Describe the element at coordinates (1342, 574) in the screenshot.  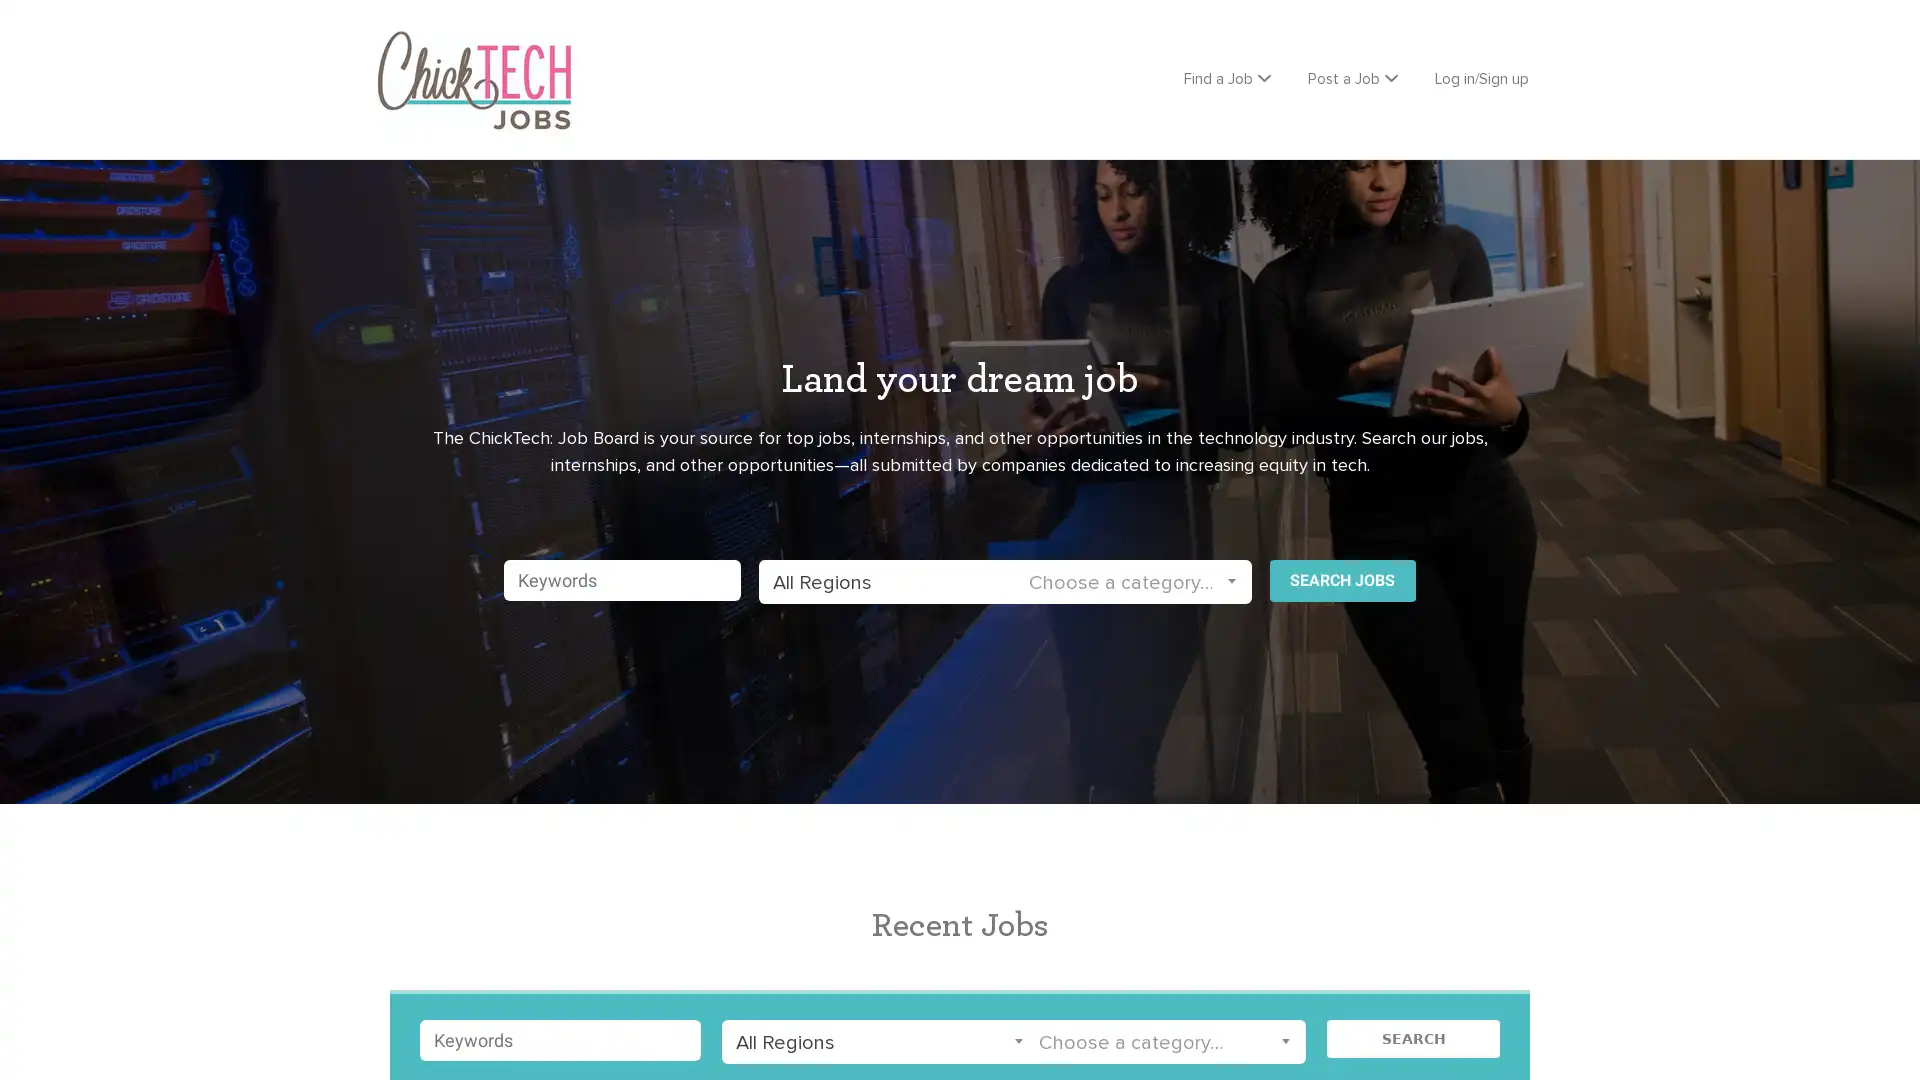
I see `Search Jobs` at that location.